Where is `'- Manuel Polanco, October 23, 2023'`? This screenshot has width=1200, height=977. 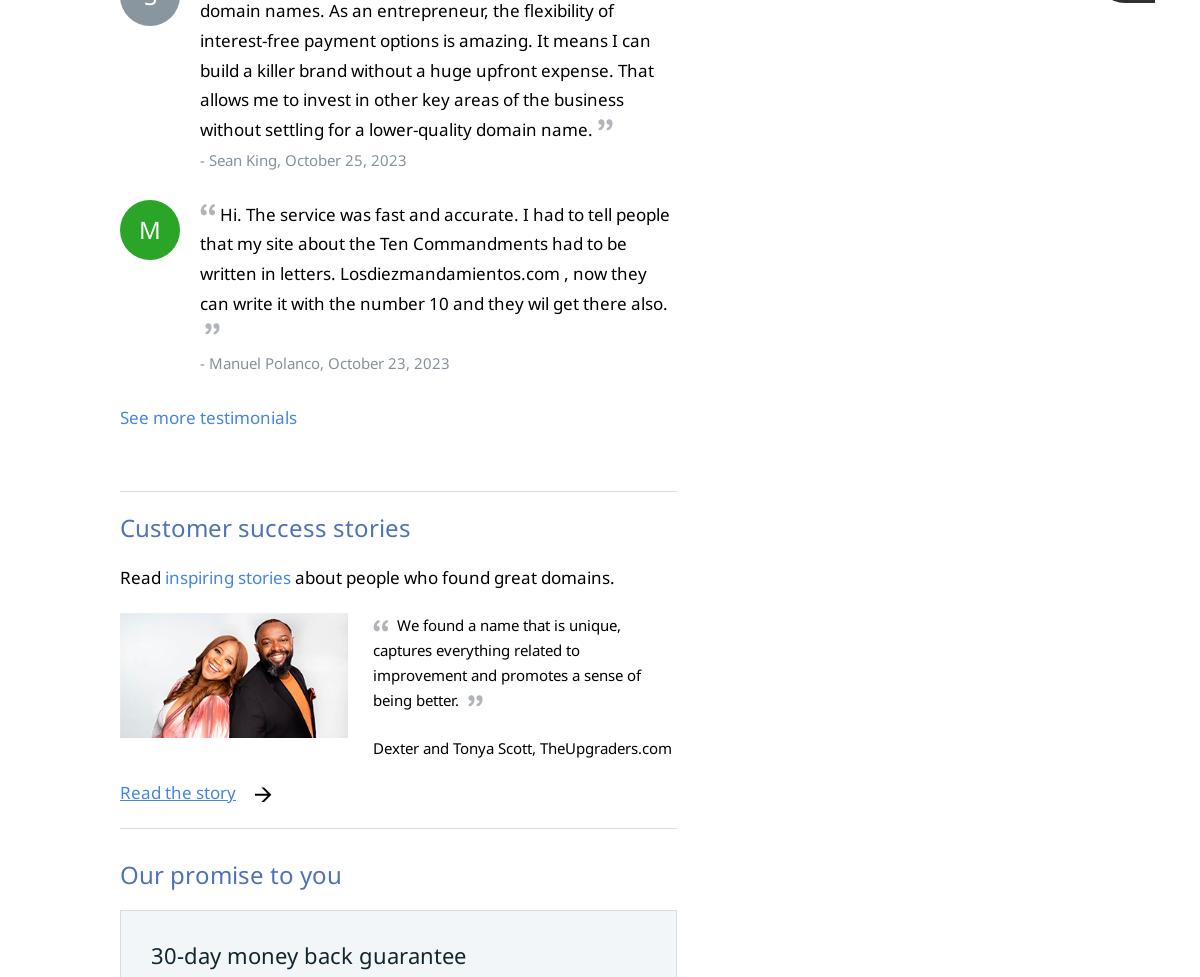 '- Manuel Polanco, October 23, 2023' is located at coordinates (199, 362).